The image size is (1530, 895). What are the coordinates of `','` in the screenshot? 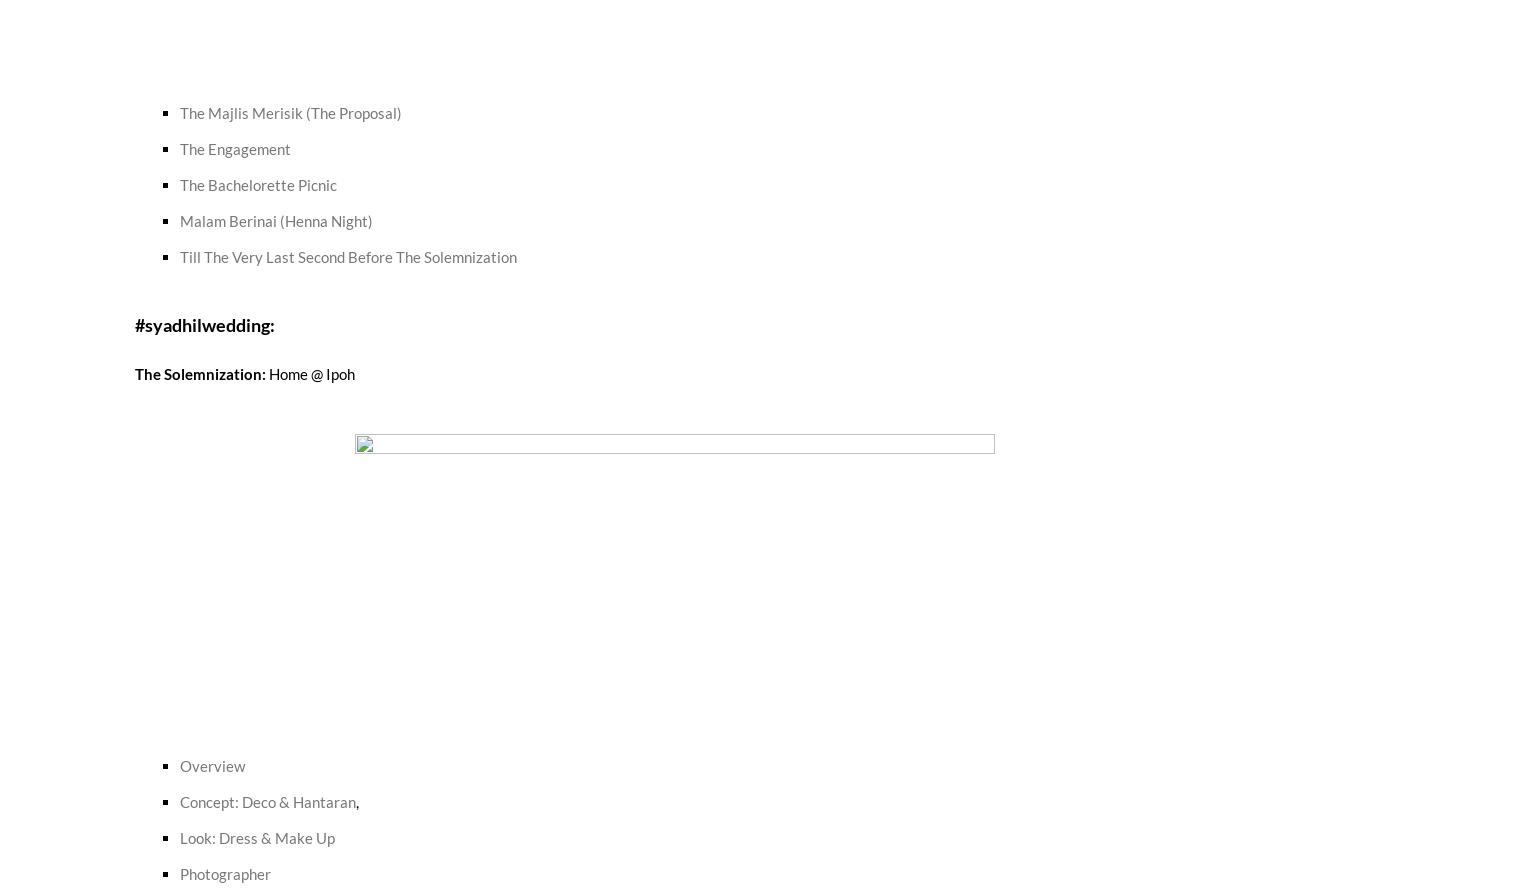 It's located at (358, 800).